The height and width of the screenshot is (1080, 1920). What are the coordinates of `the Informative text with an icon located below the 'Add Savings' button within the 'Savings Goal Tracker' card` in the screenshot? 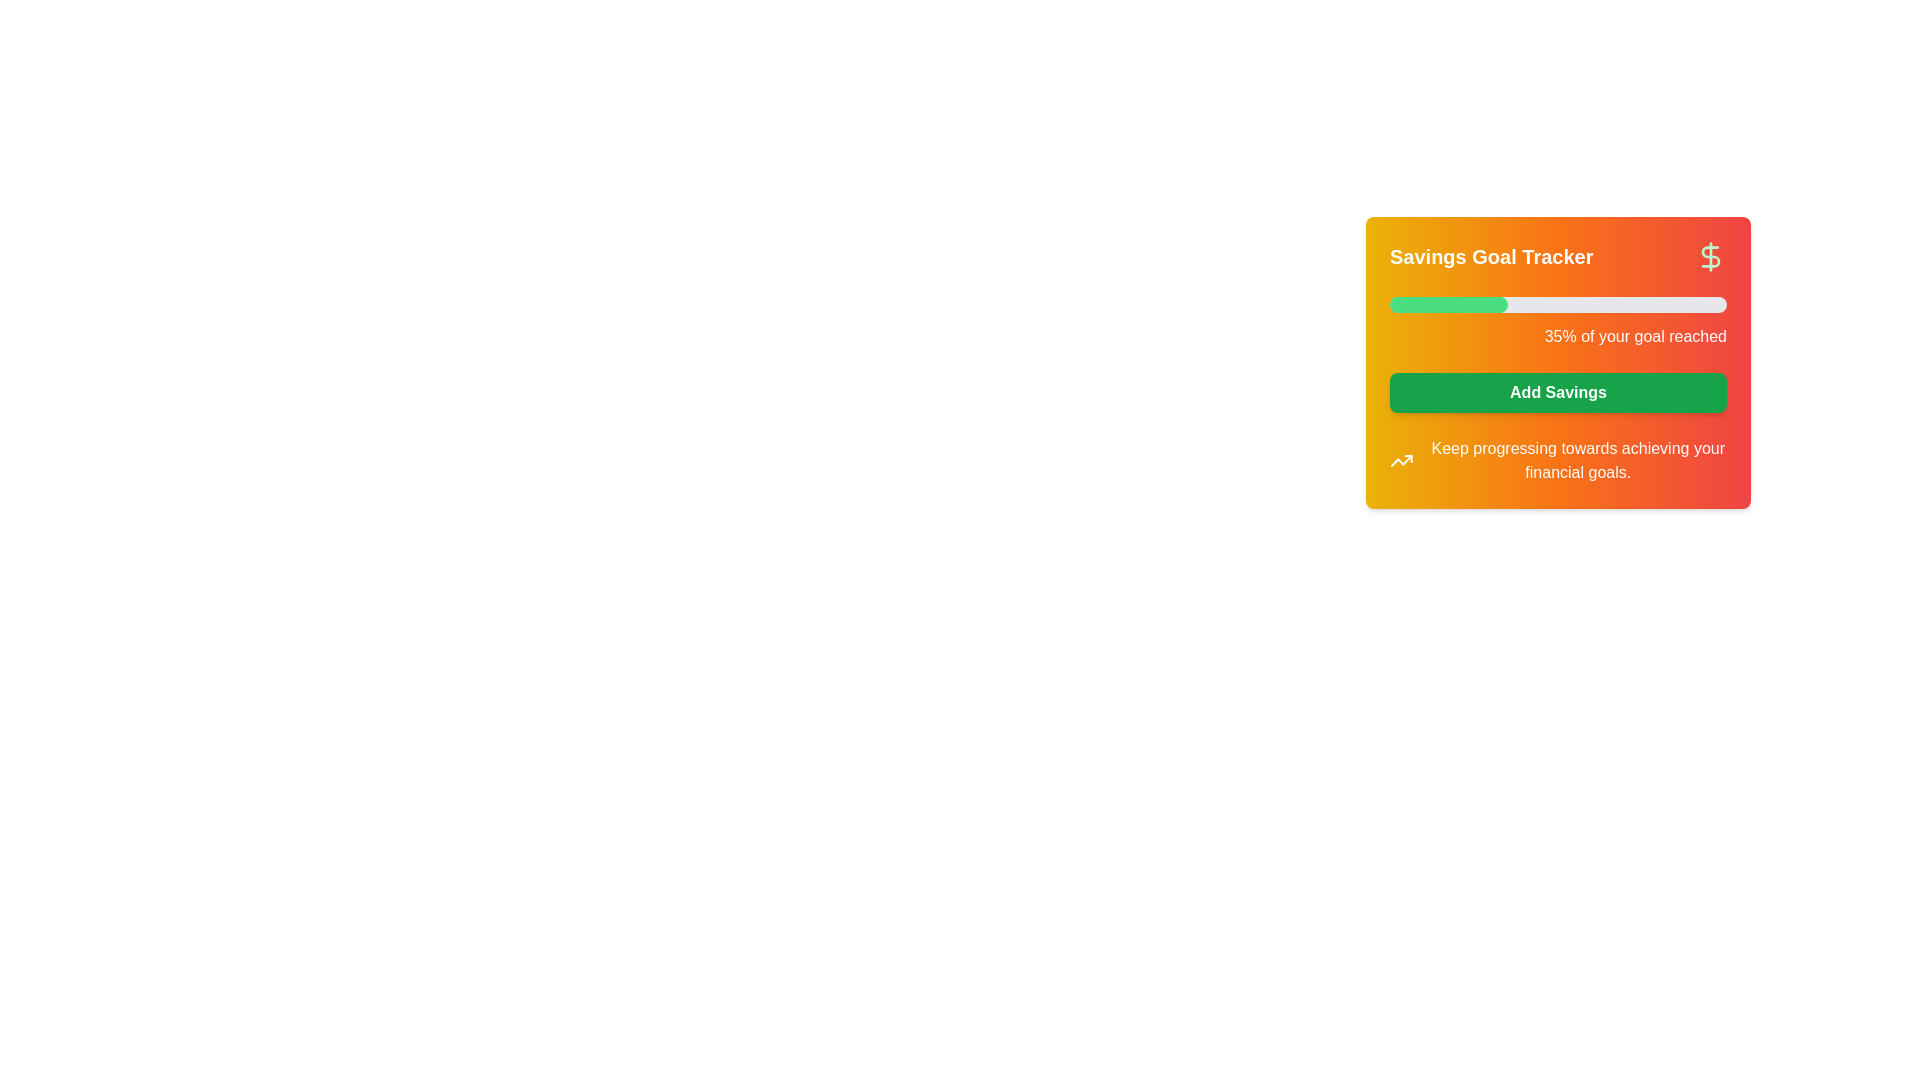 It's located at (1557, 461).